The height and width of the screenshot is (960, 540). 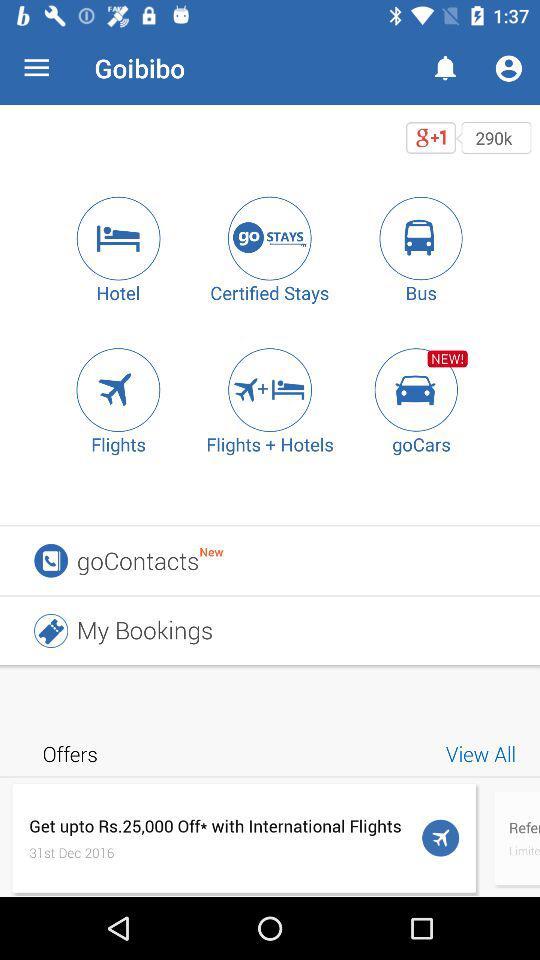 I want to click on the item next to flights + hotels icon, so click(x=118, y=388).